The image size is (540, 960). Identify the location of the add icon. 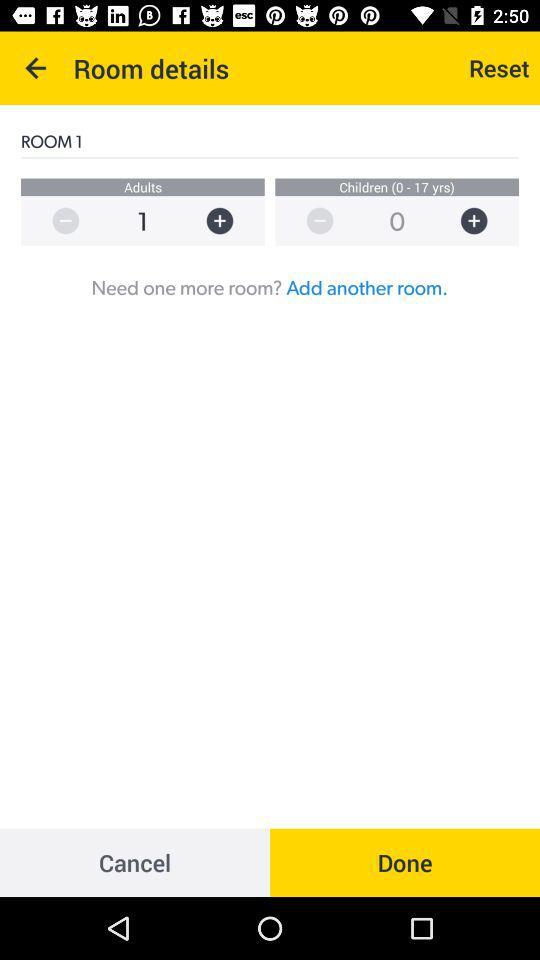
(483, 221).